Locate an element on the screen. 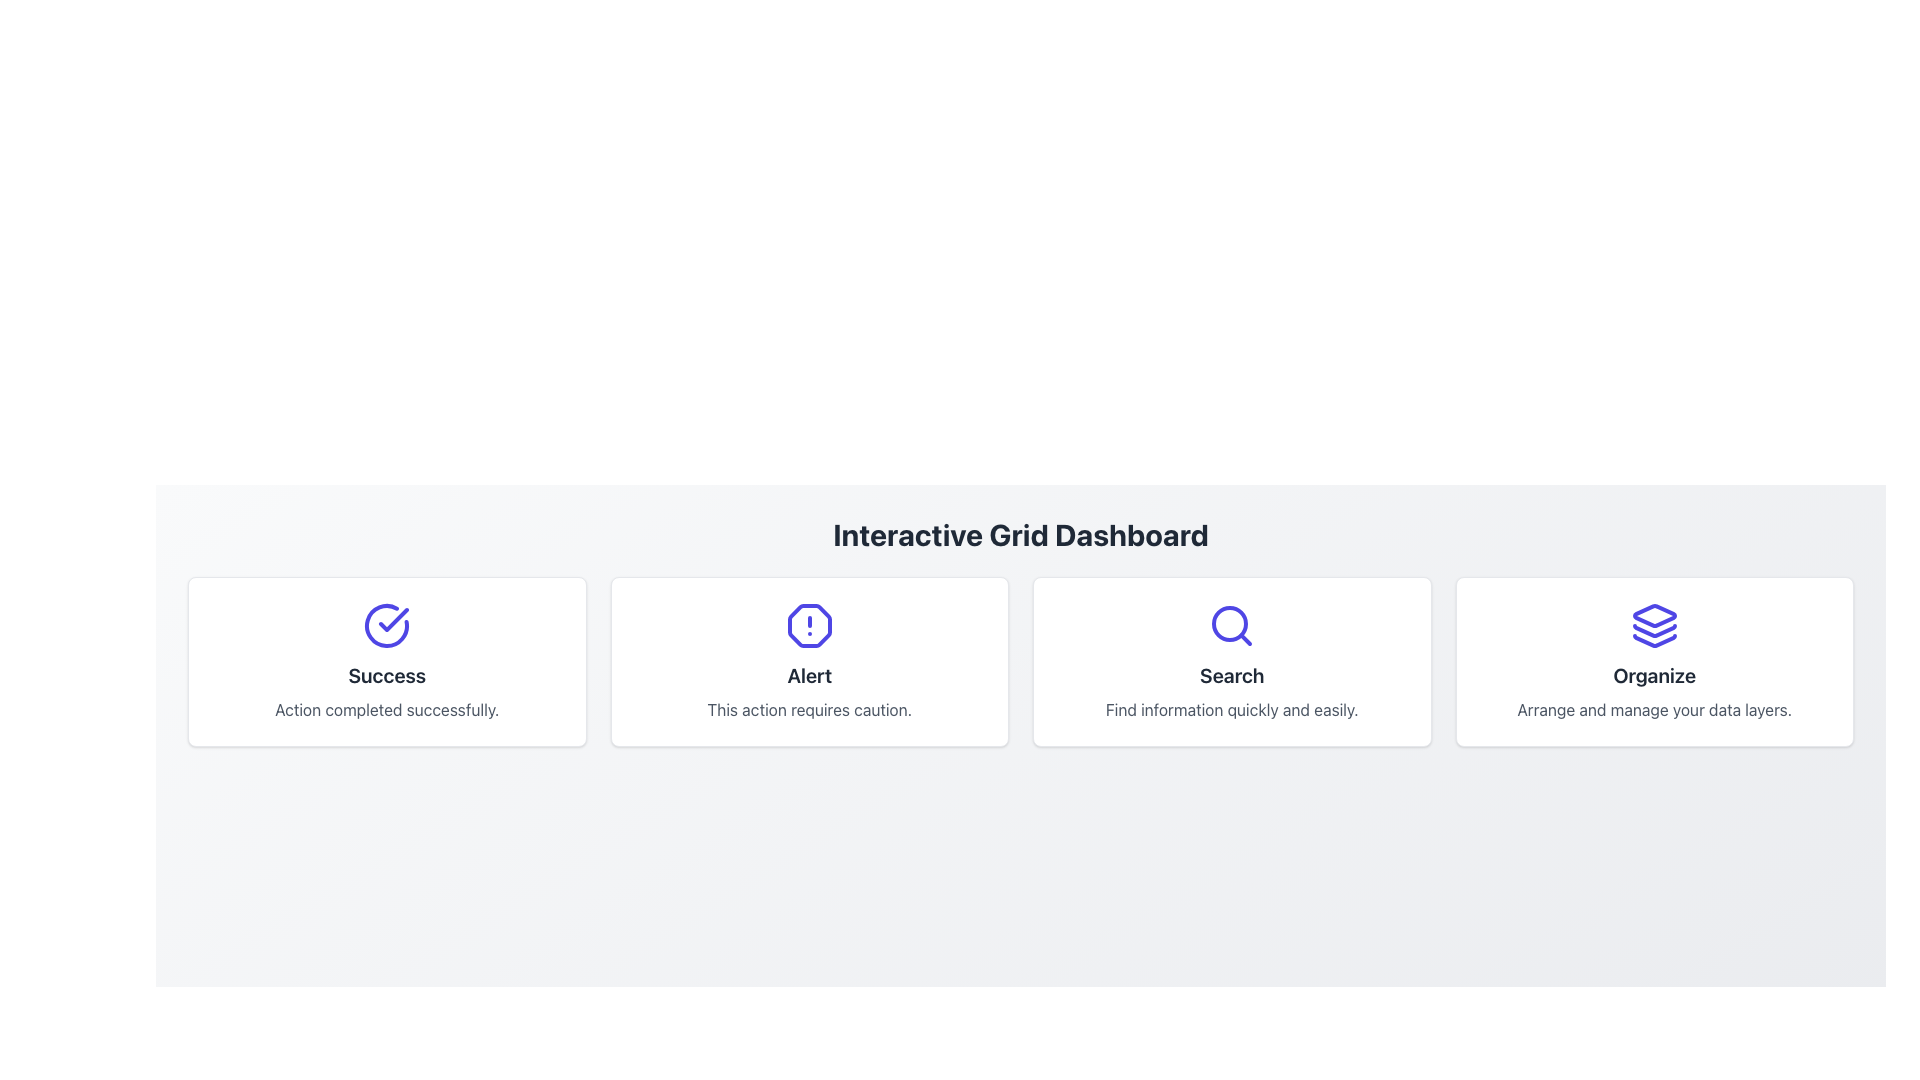 The width and height of the screenshot is (1920, 1080). the icon on the Informational card, which is the third card in the grid layout, positioned between the Alert card and the Organize card is located at coordinates (1231, 662).